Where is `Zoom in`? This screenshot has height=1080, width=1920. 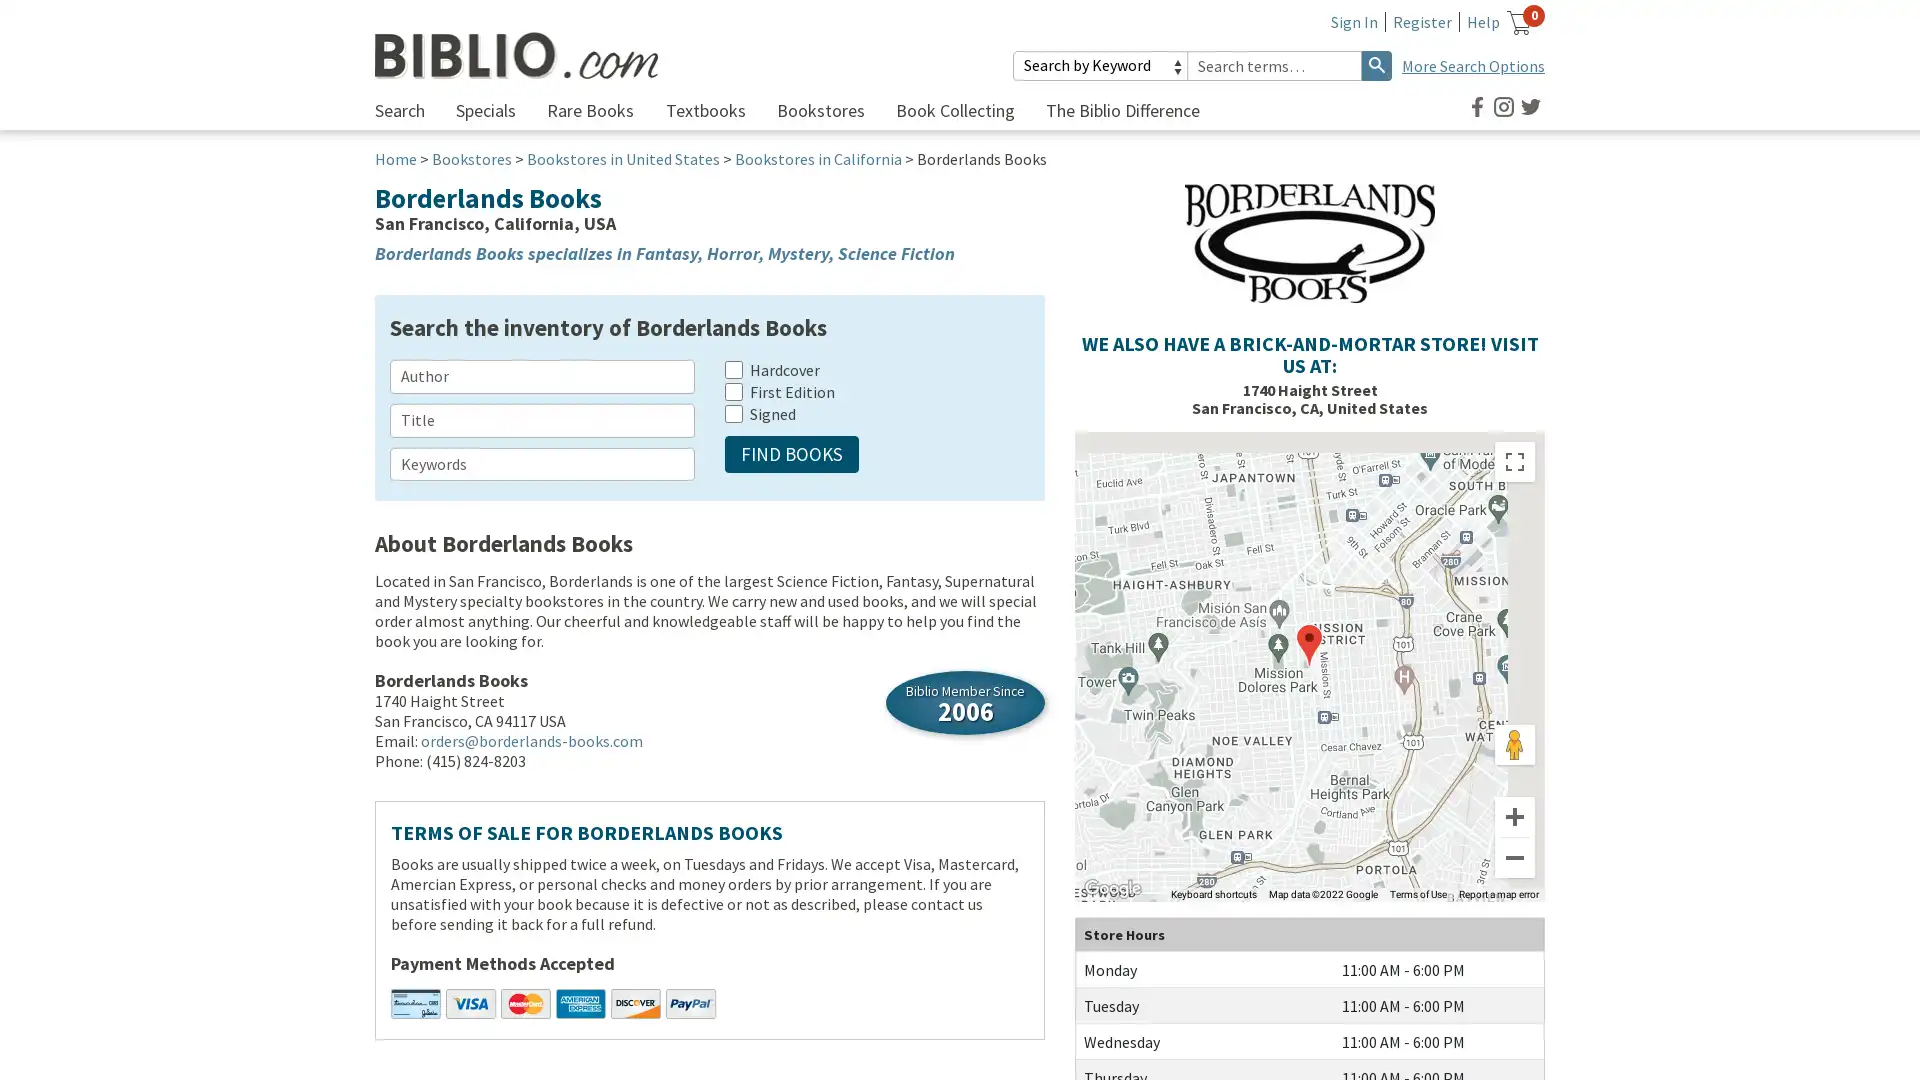
Zoom in is located at coordinates (1515, 817).